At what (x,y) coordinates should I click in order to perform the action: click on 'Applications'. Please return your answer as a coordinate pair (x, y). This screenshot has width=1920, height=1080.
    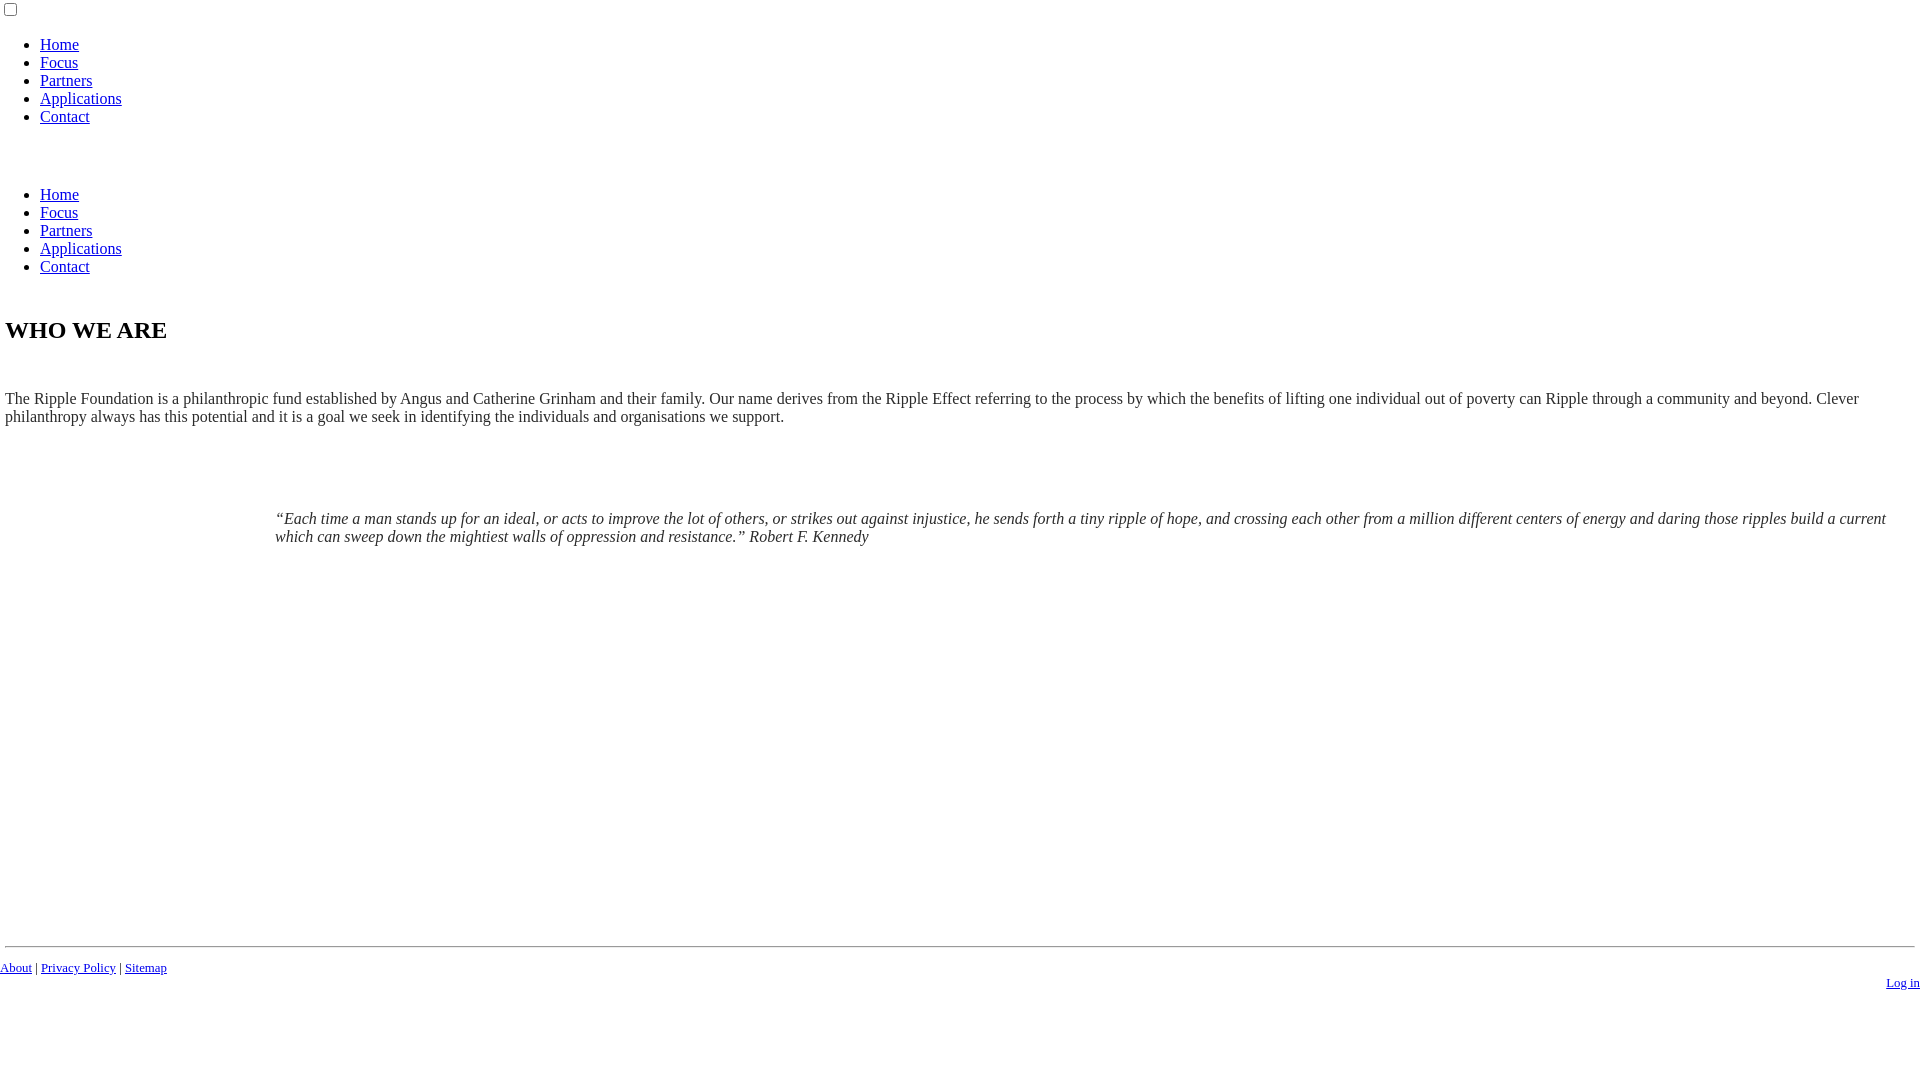
    Looking at the image, I should click on (80, 98).